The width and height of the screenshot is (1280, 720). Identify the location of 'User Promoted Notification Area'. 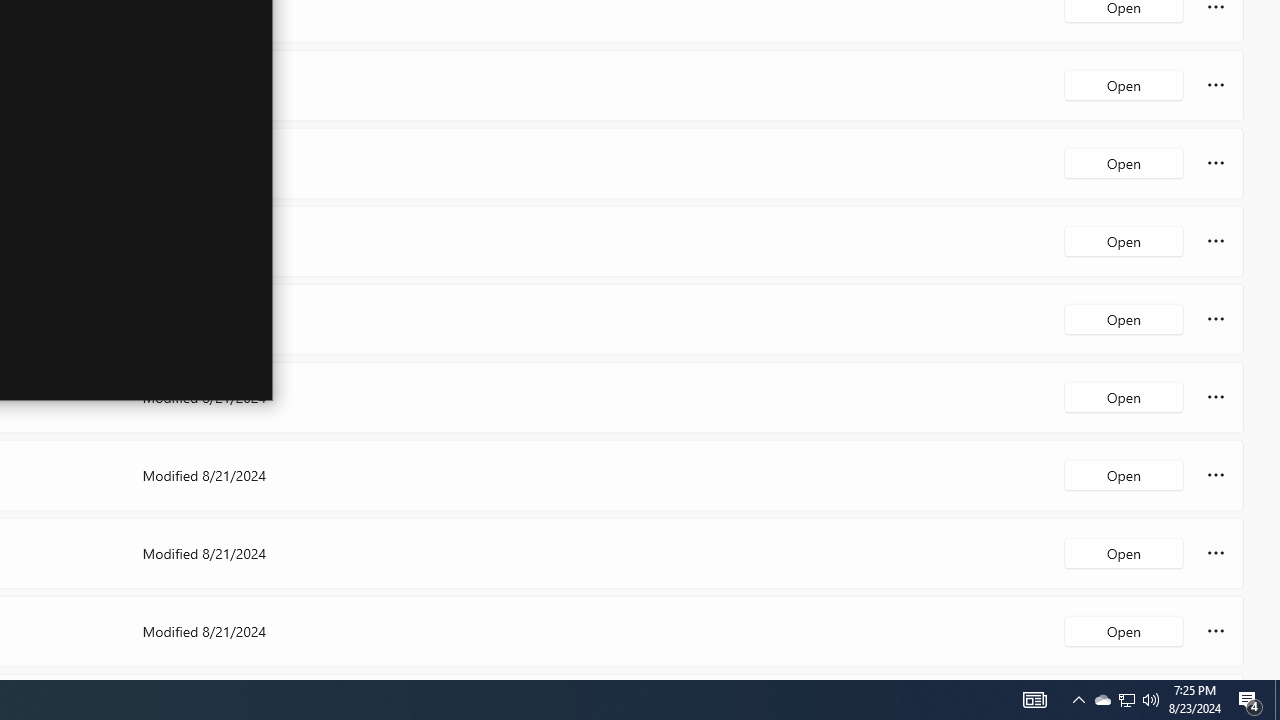
(1151, 698).